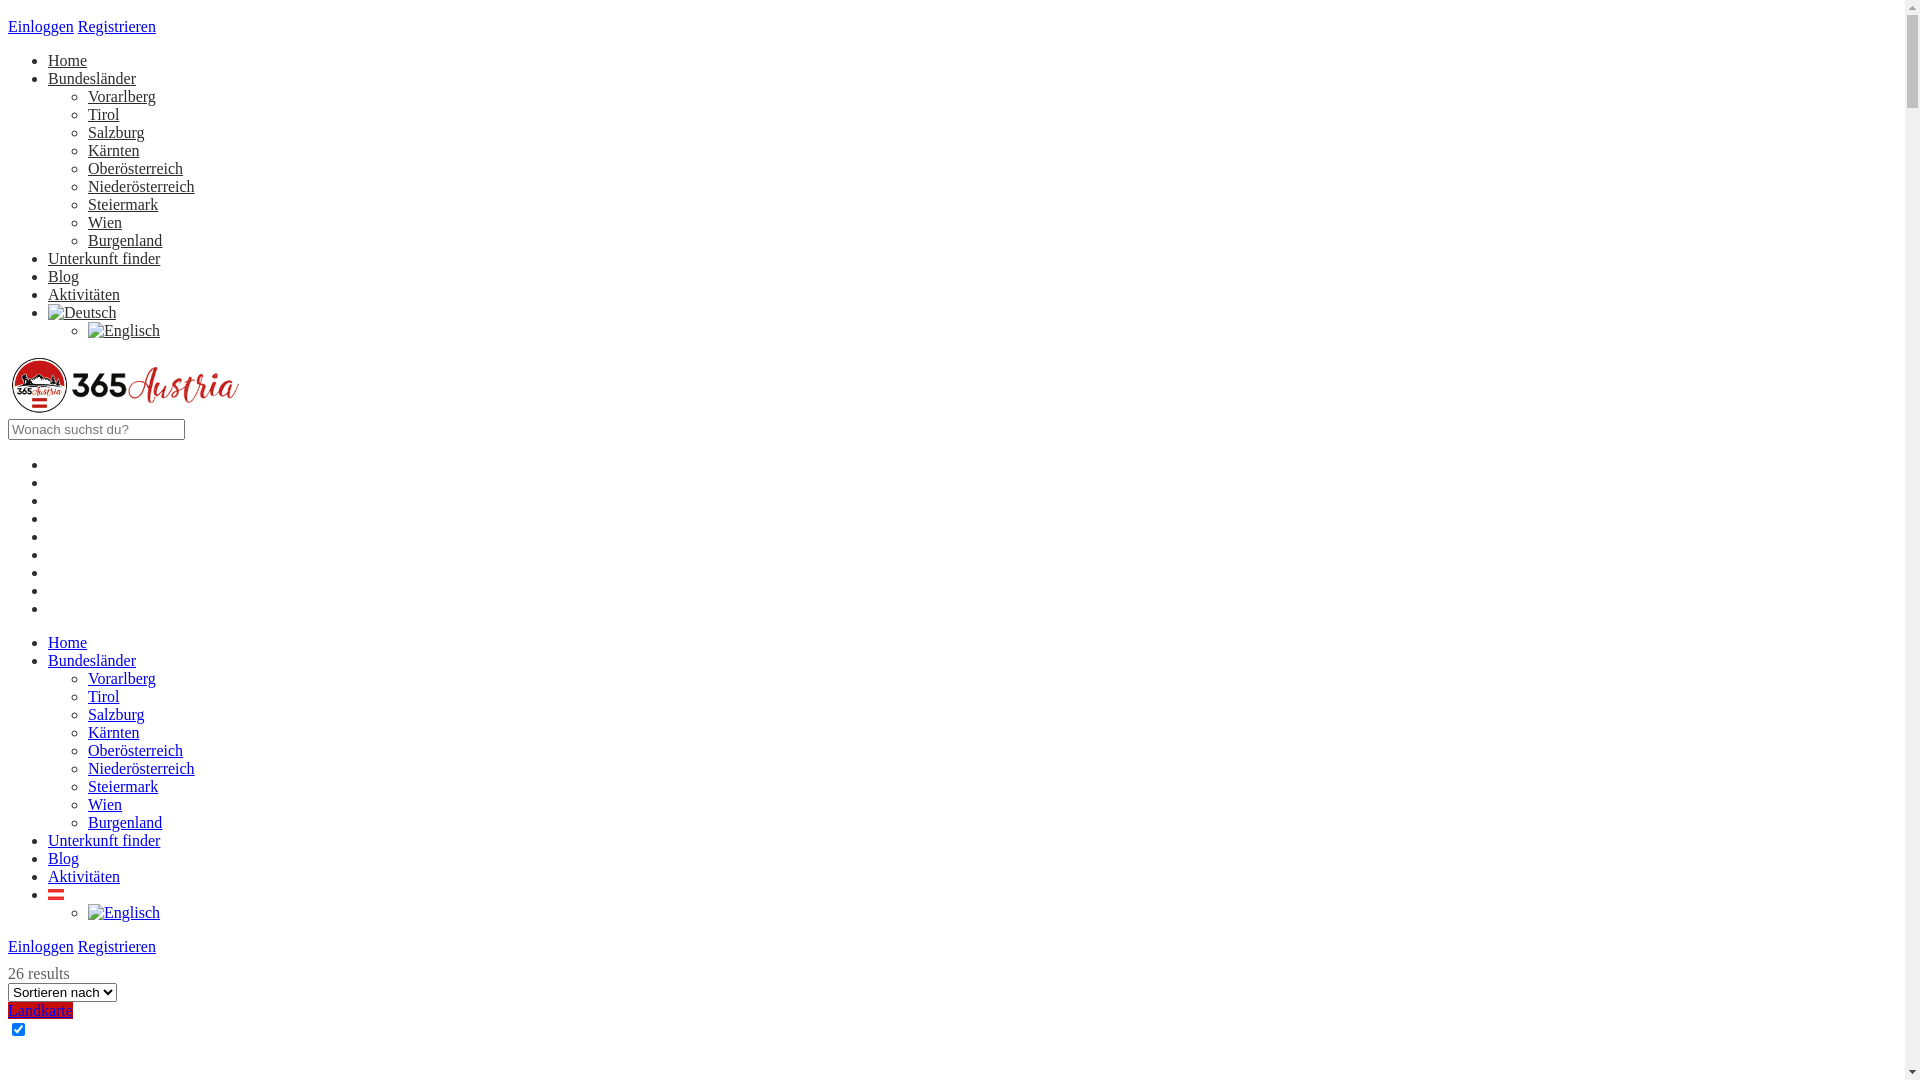 Image resolution: width=1920 pixels, height=1080 pixels. What do you see at coordinates (102, 651) in the screenshot?
I see `'Tirol'` at bounding box center [102, 651].